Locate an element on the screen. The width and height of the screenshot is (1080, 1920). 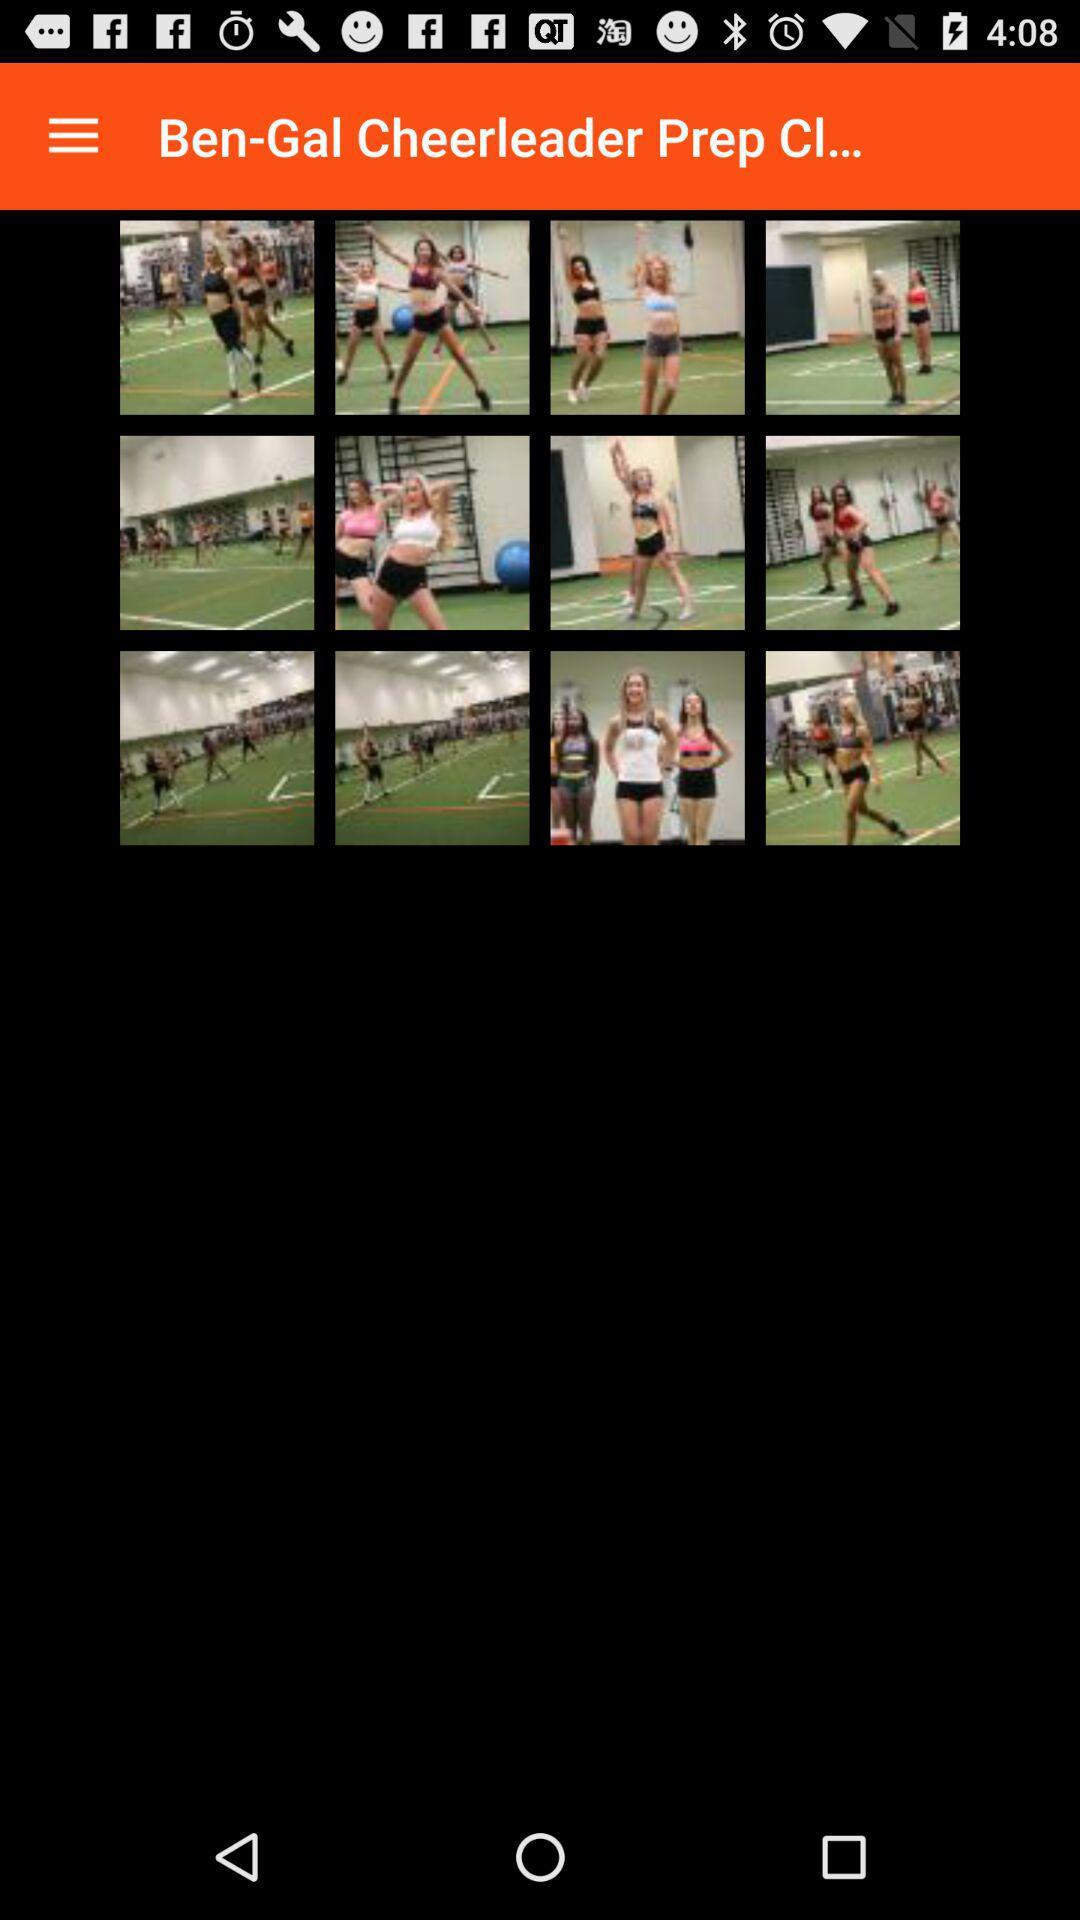
click image go to large is located at coordinates (647, 747).